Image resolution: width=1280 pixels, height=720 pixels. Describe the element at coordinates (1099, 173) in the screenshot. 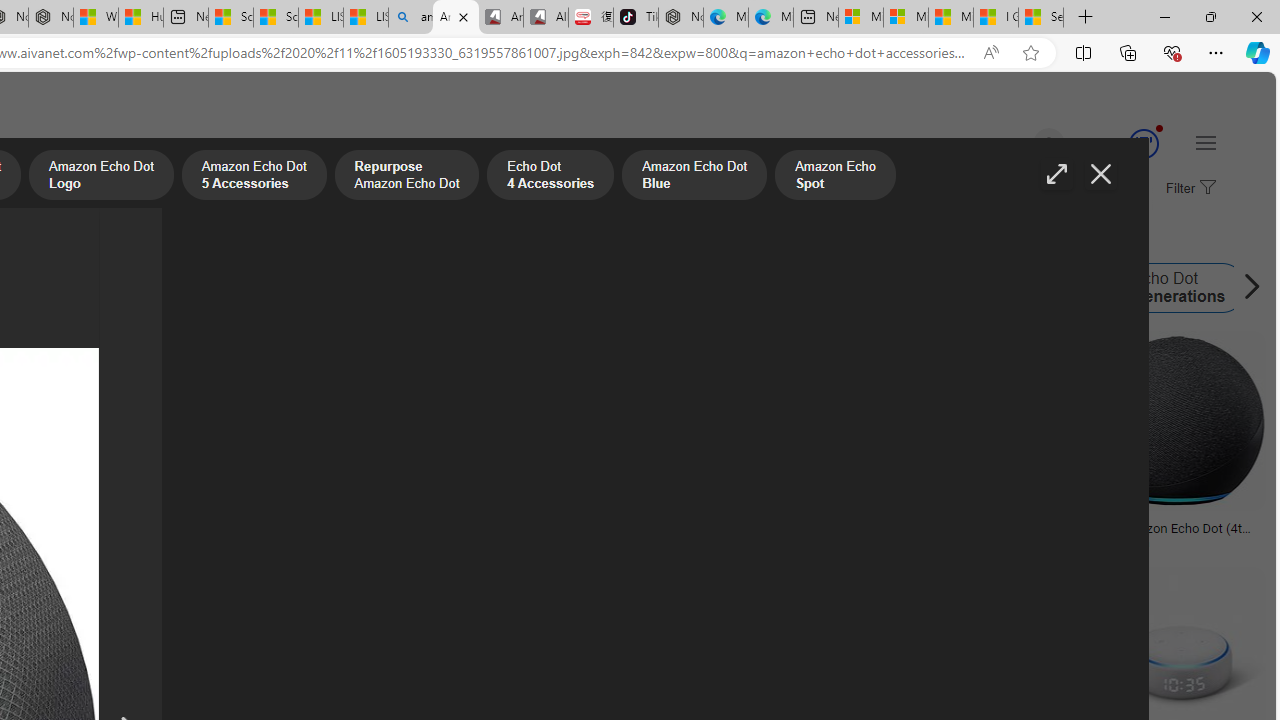

I see `'Close image'` at that location.